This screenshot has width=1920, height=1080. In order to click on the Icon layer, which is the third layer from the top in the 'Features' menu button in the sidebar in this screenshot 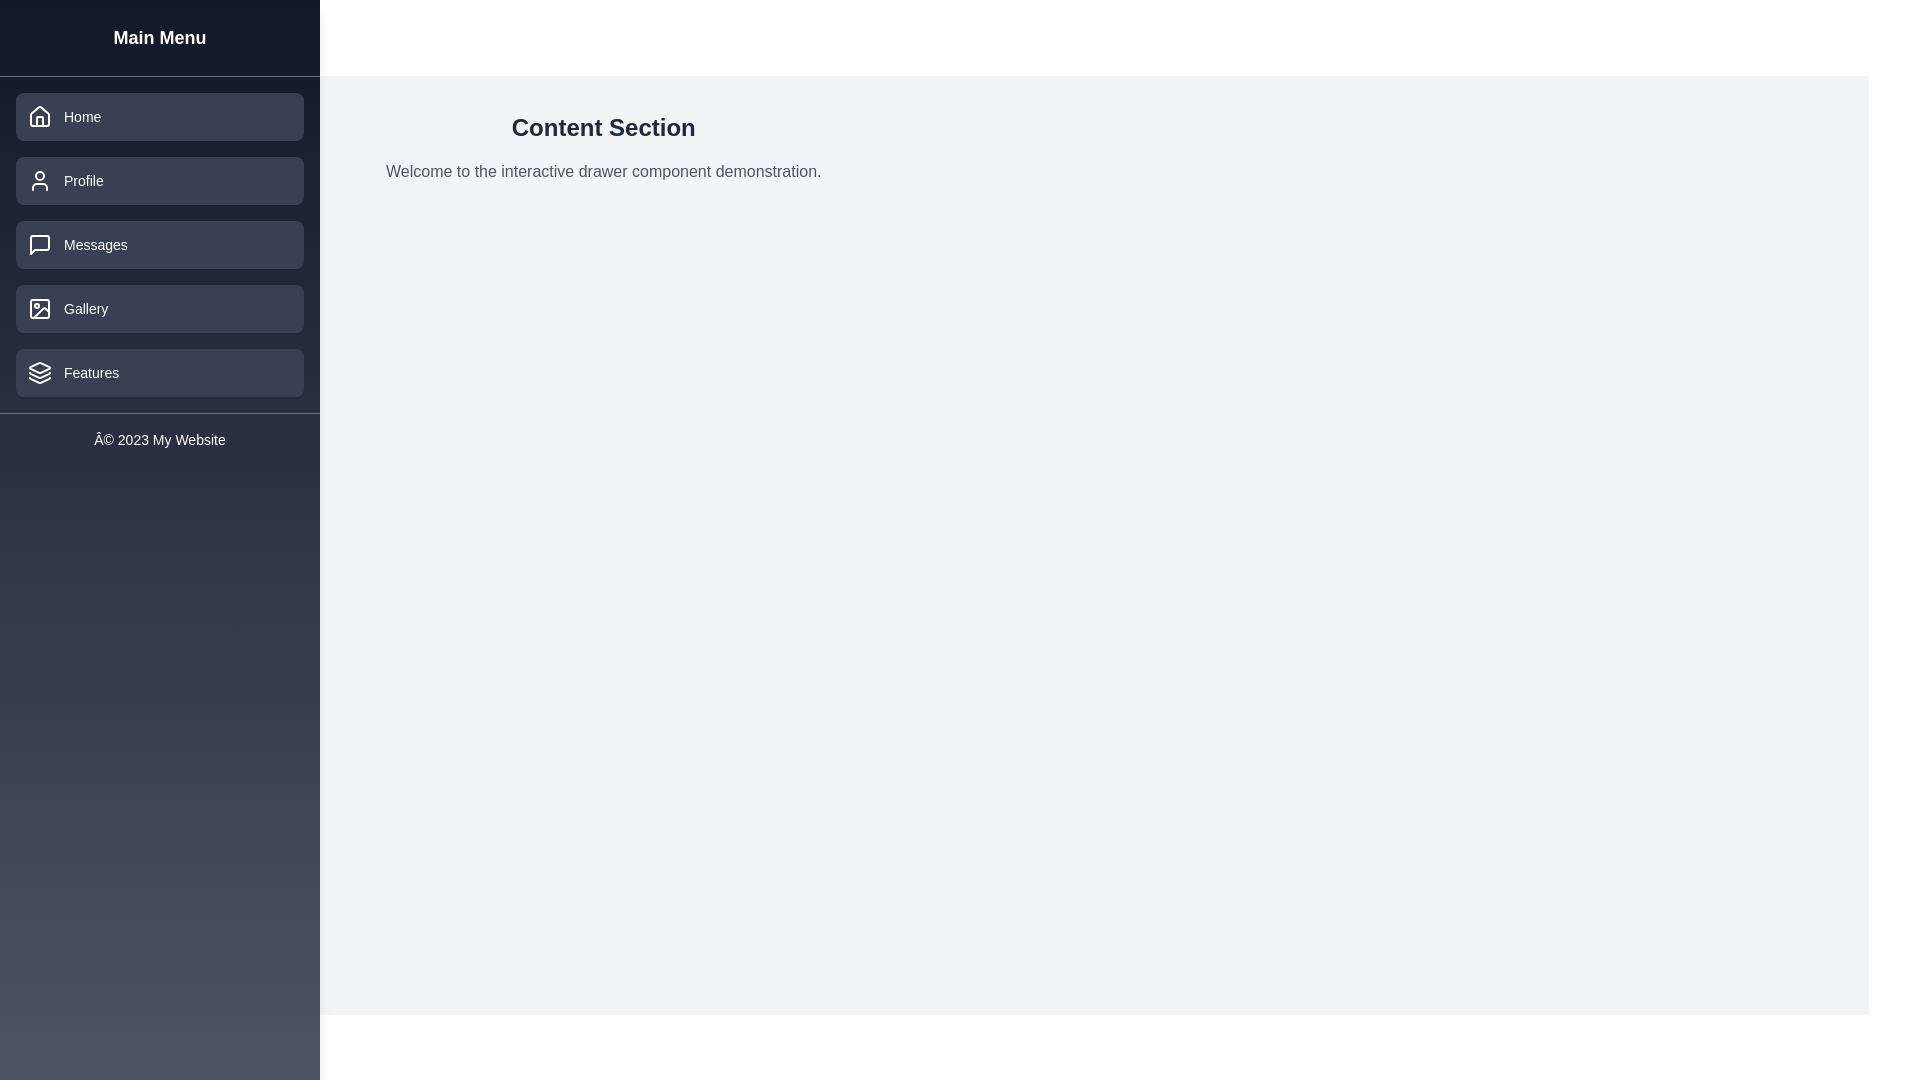, I will do `click(39, 380)`.